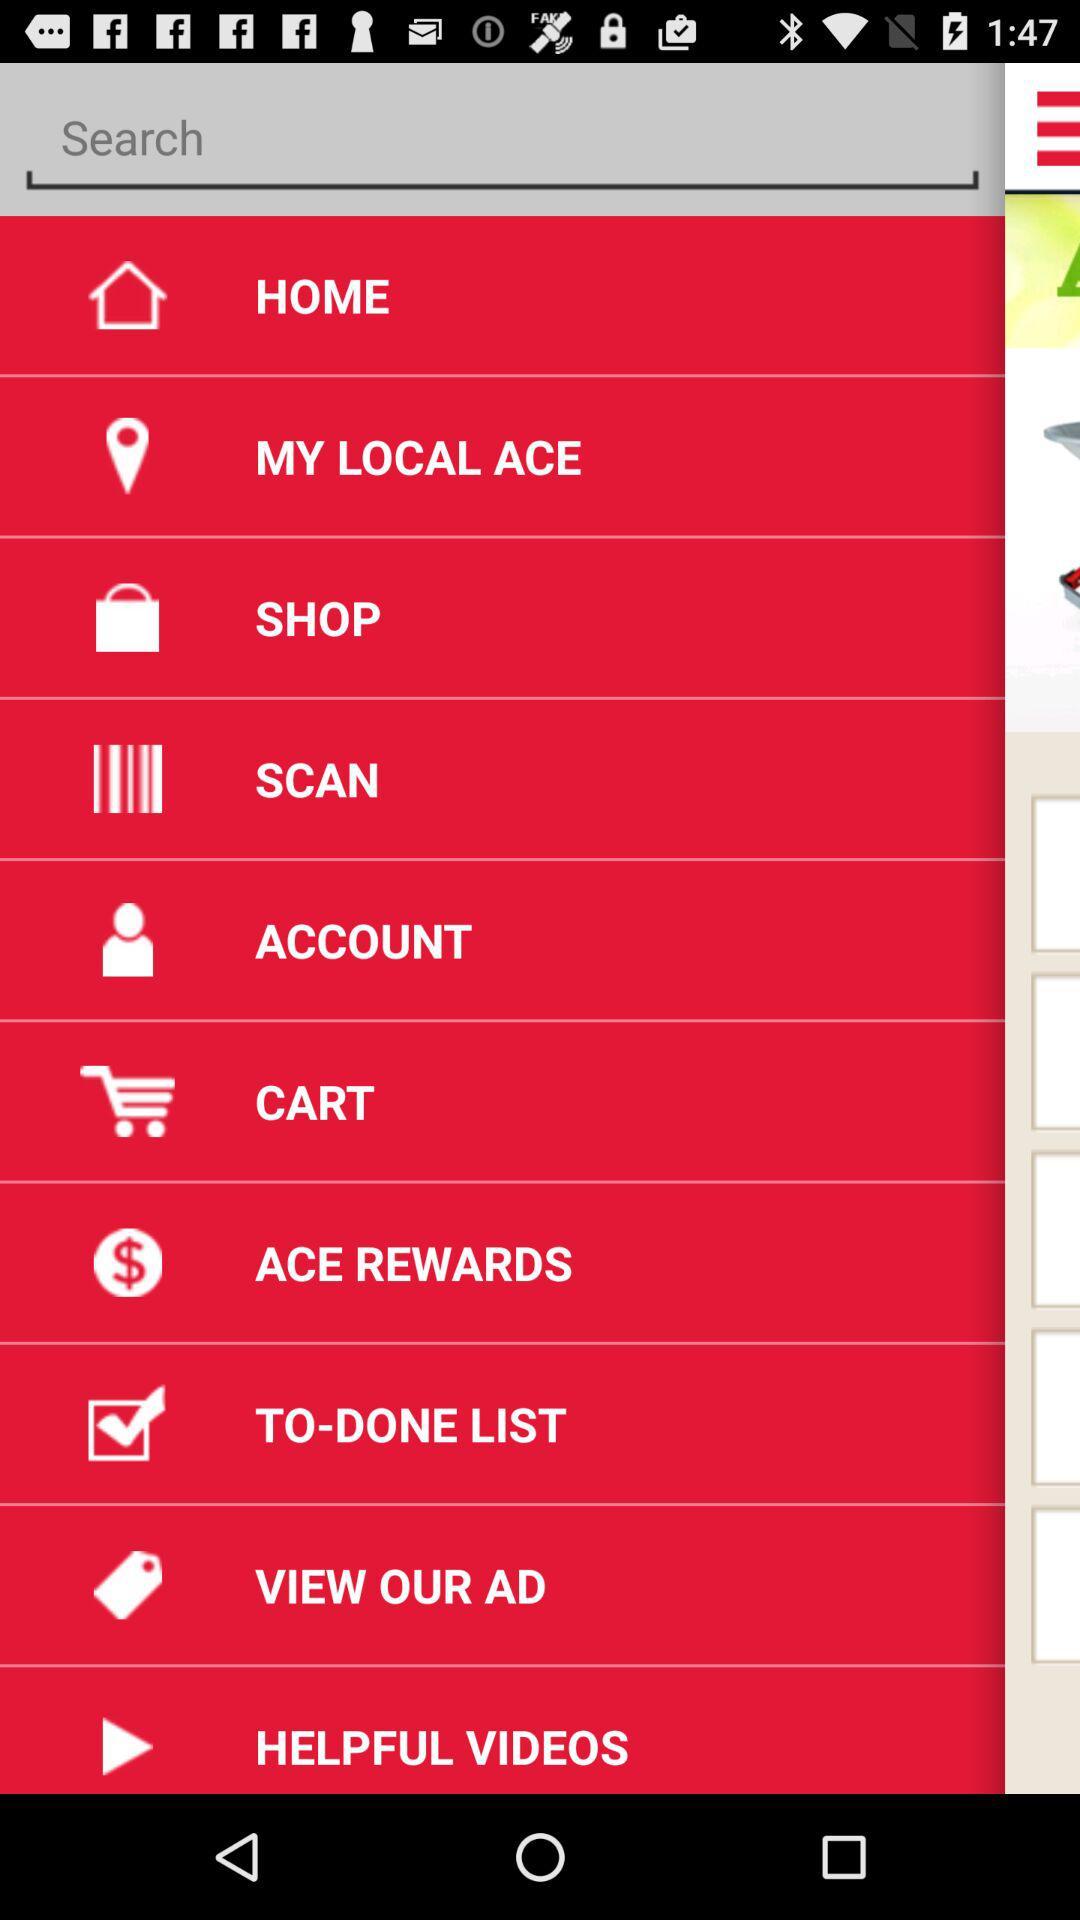  What do you see at coordinates (501, 138) in the screenshot?
I see `search ace` at bounding box center [501, 138].